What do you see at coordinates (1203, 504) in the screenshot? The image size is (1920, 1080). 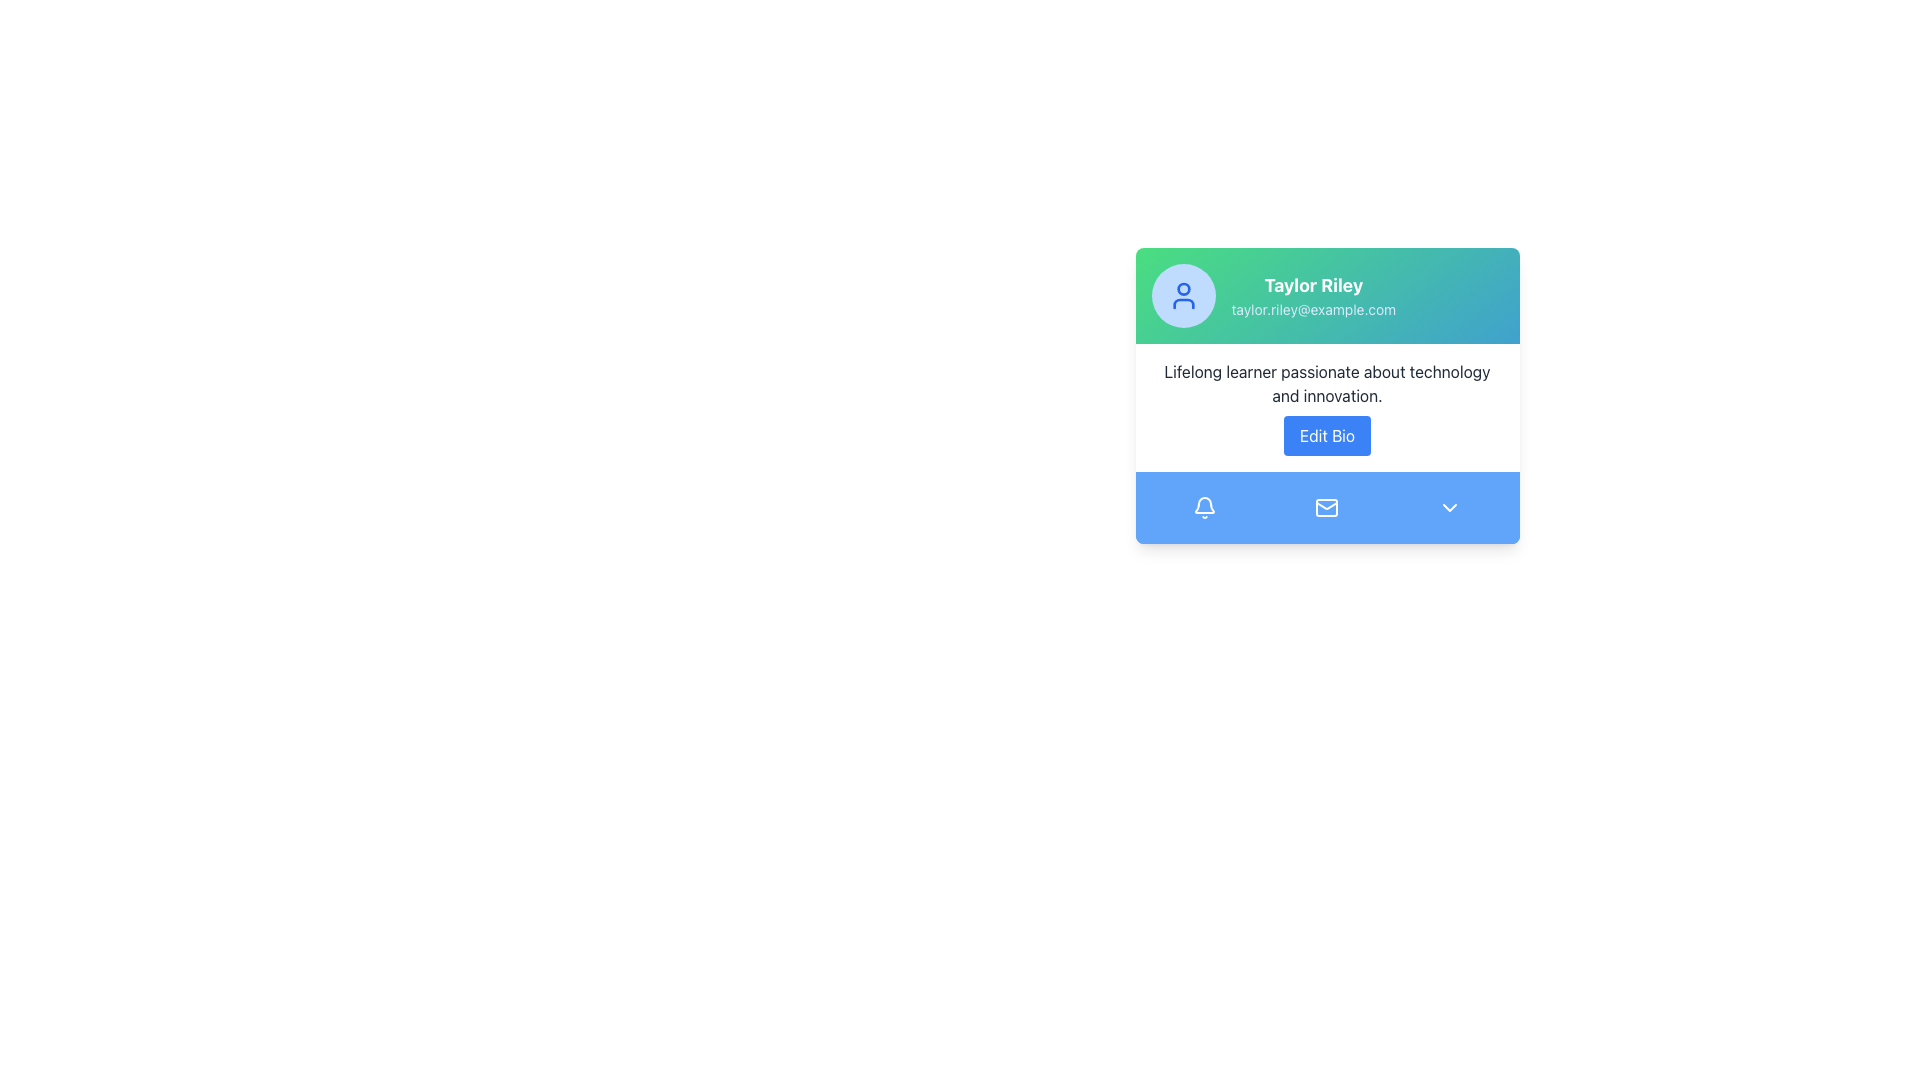 I see `the notifications icon located at the bottom-left corner of the card interface` at bounding box center [1203, 504].